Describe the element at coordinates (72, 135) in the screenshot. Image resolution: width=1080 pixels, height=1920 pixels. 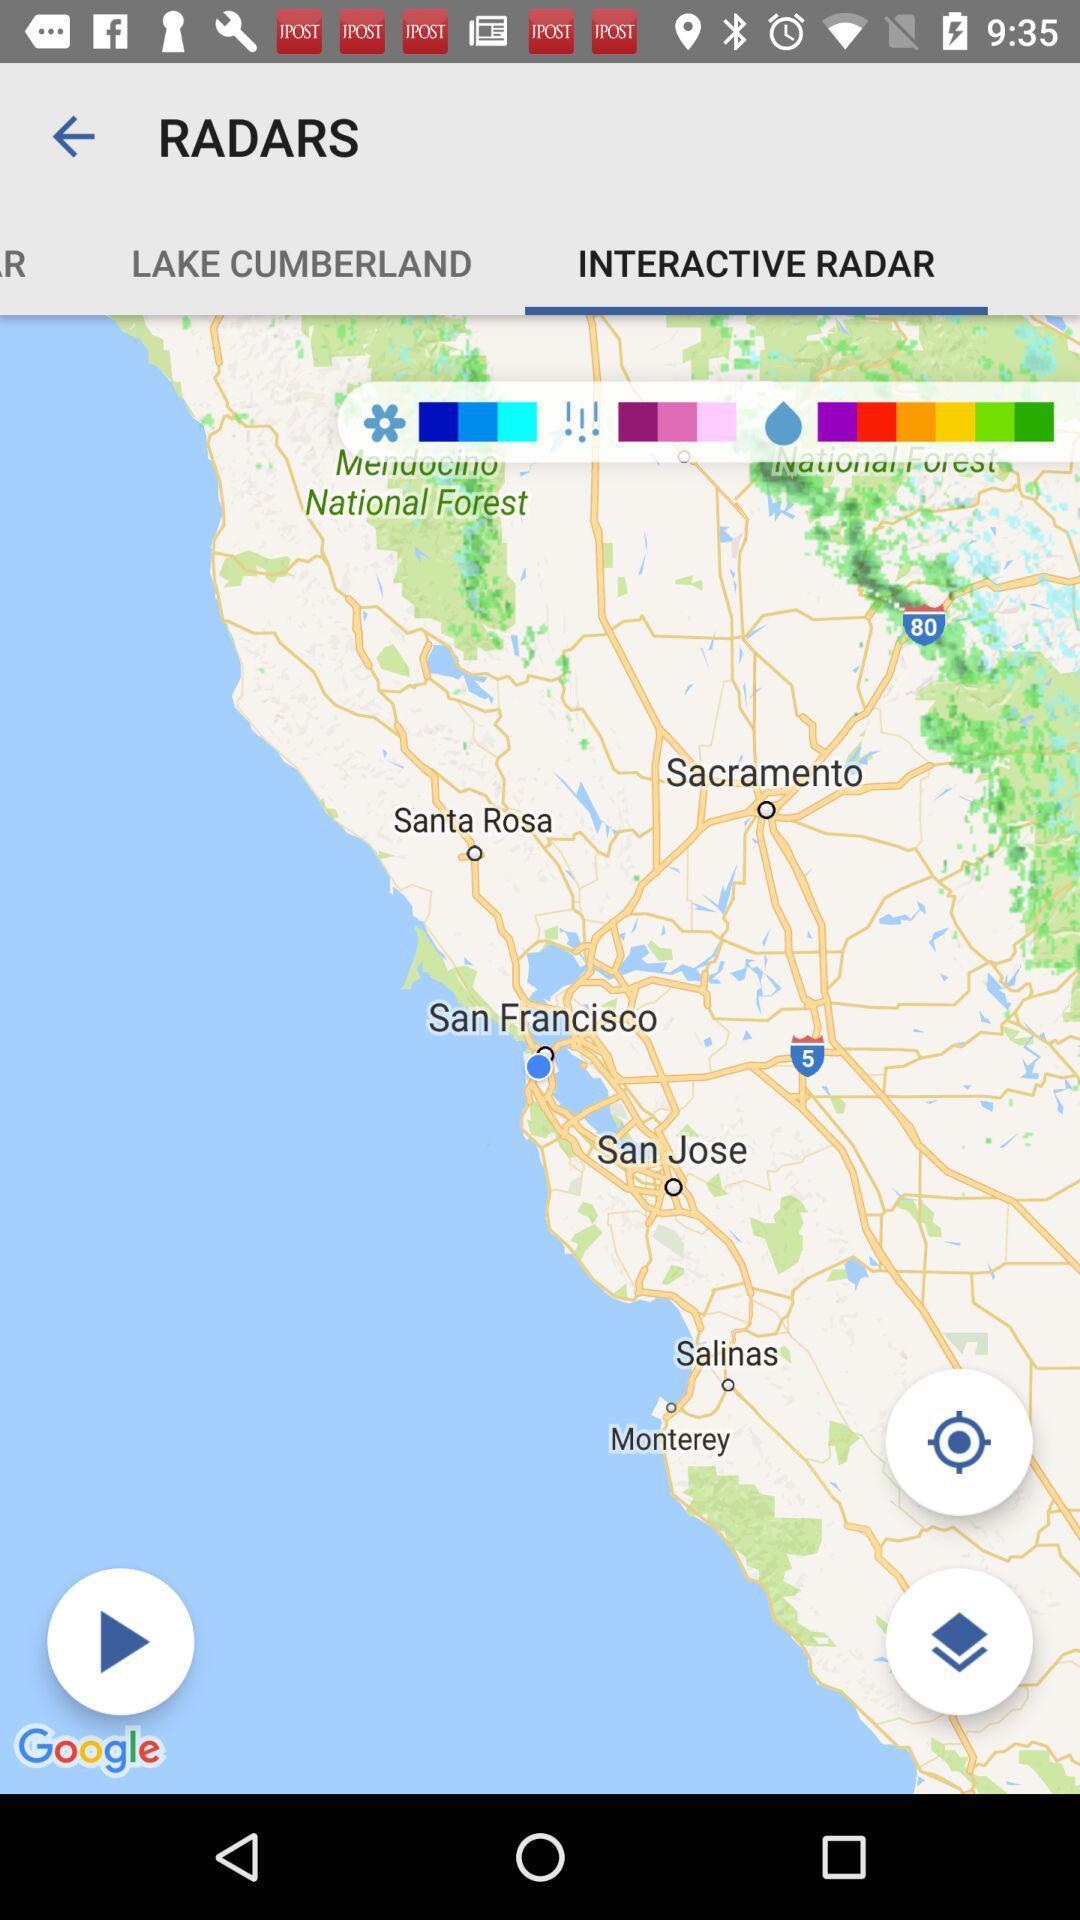
I see `the item above rough river radar item` at that location.